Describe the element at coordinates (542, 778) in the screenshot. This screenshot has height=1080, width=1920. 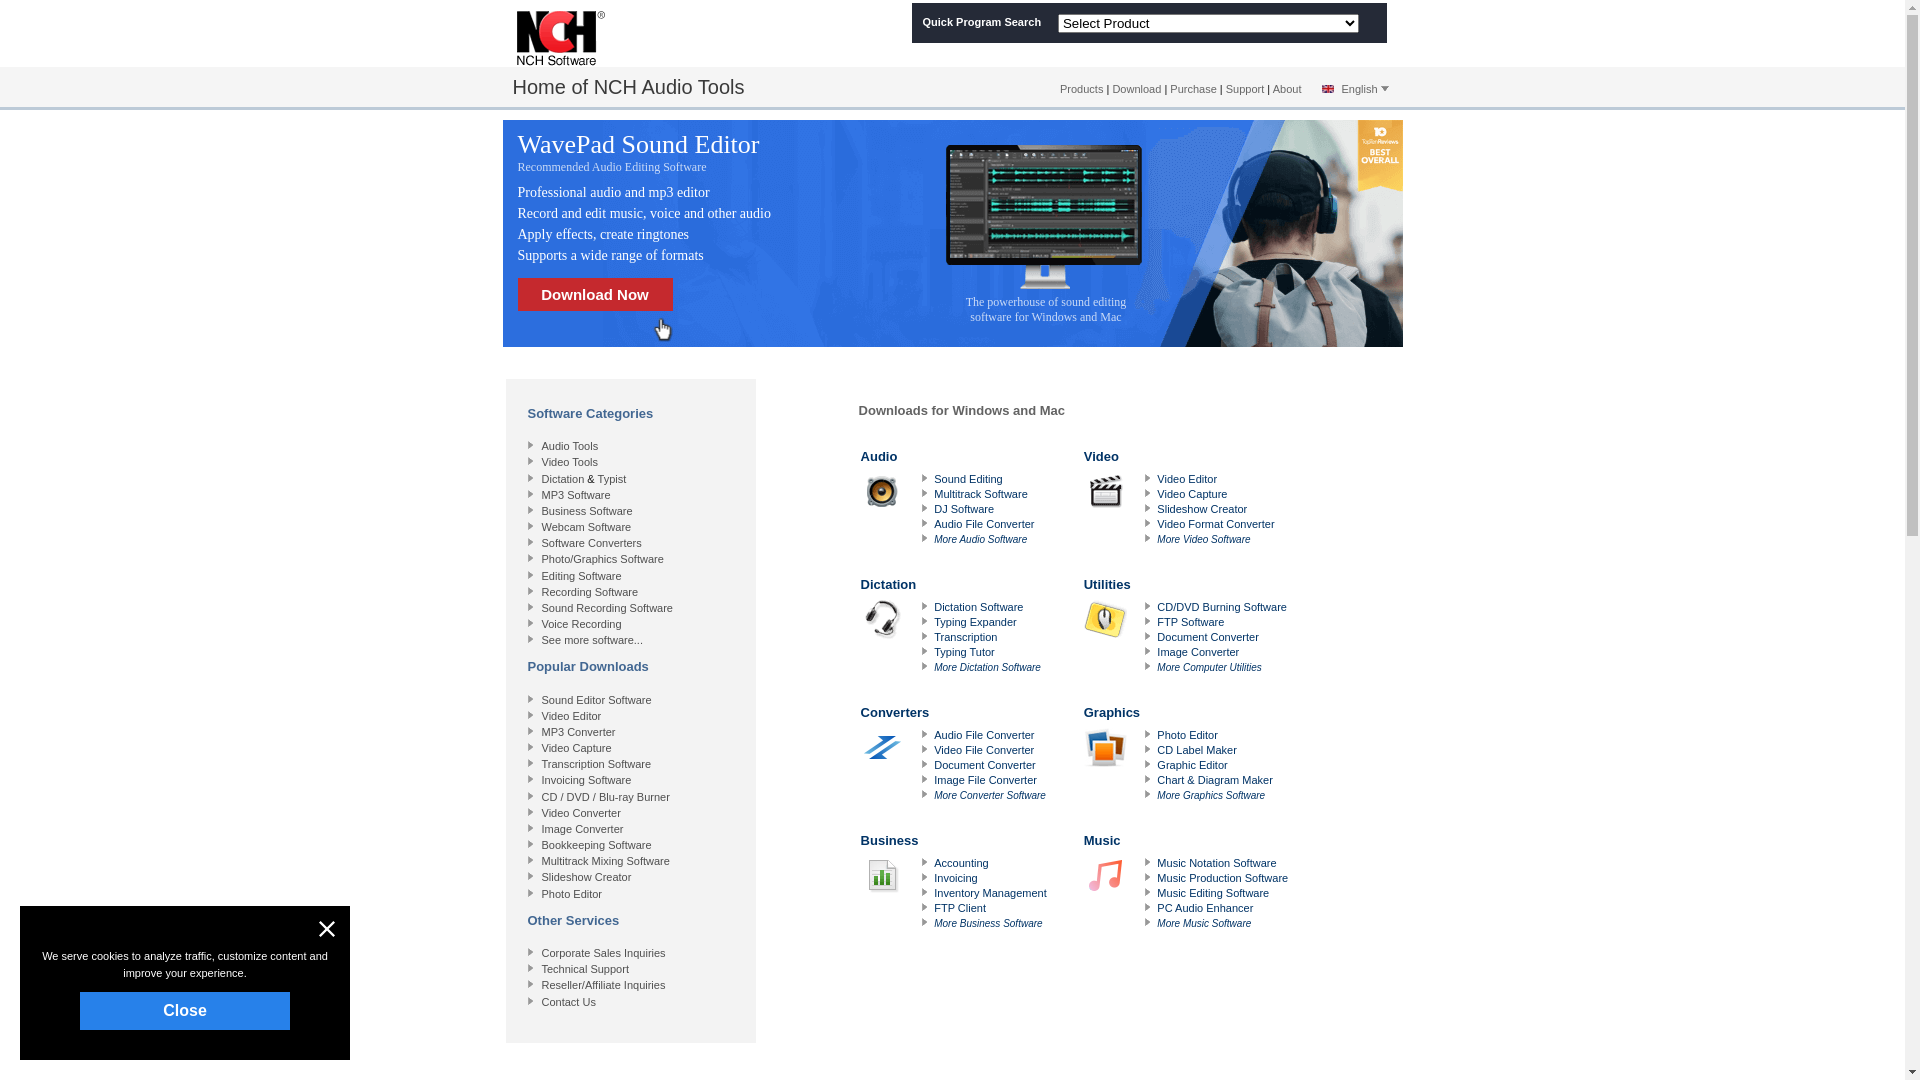
I see `'Invoicing Software'` at that location.